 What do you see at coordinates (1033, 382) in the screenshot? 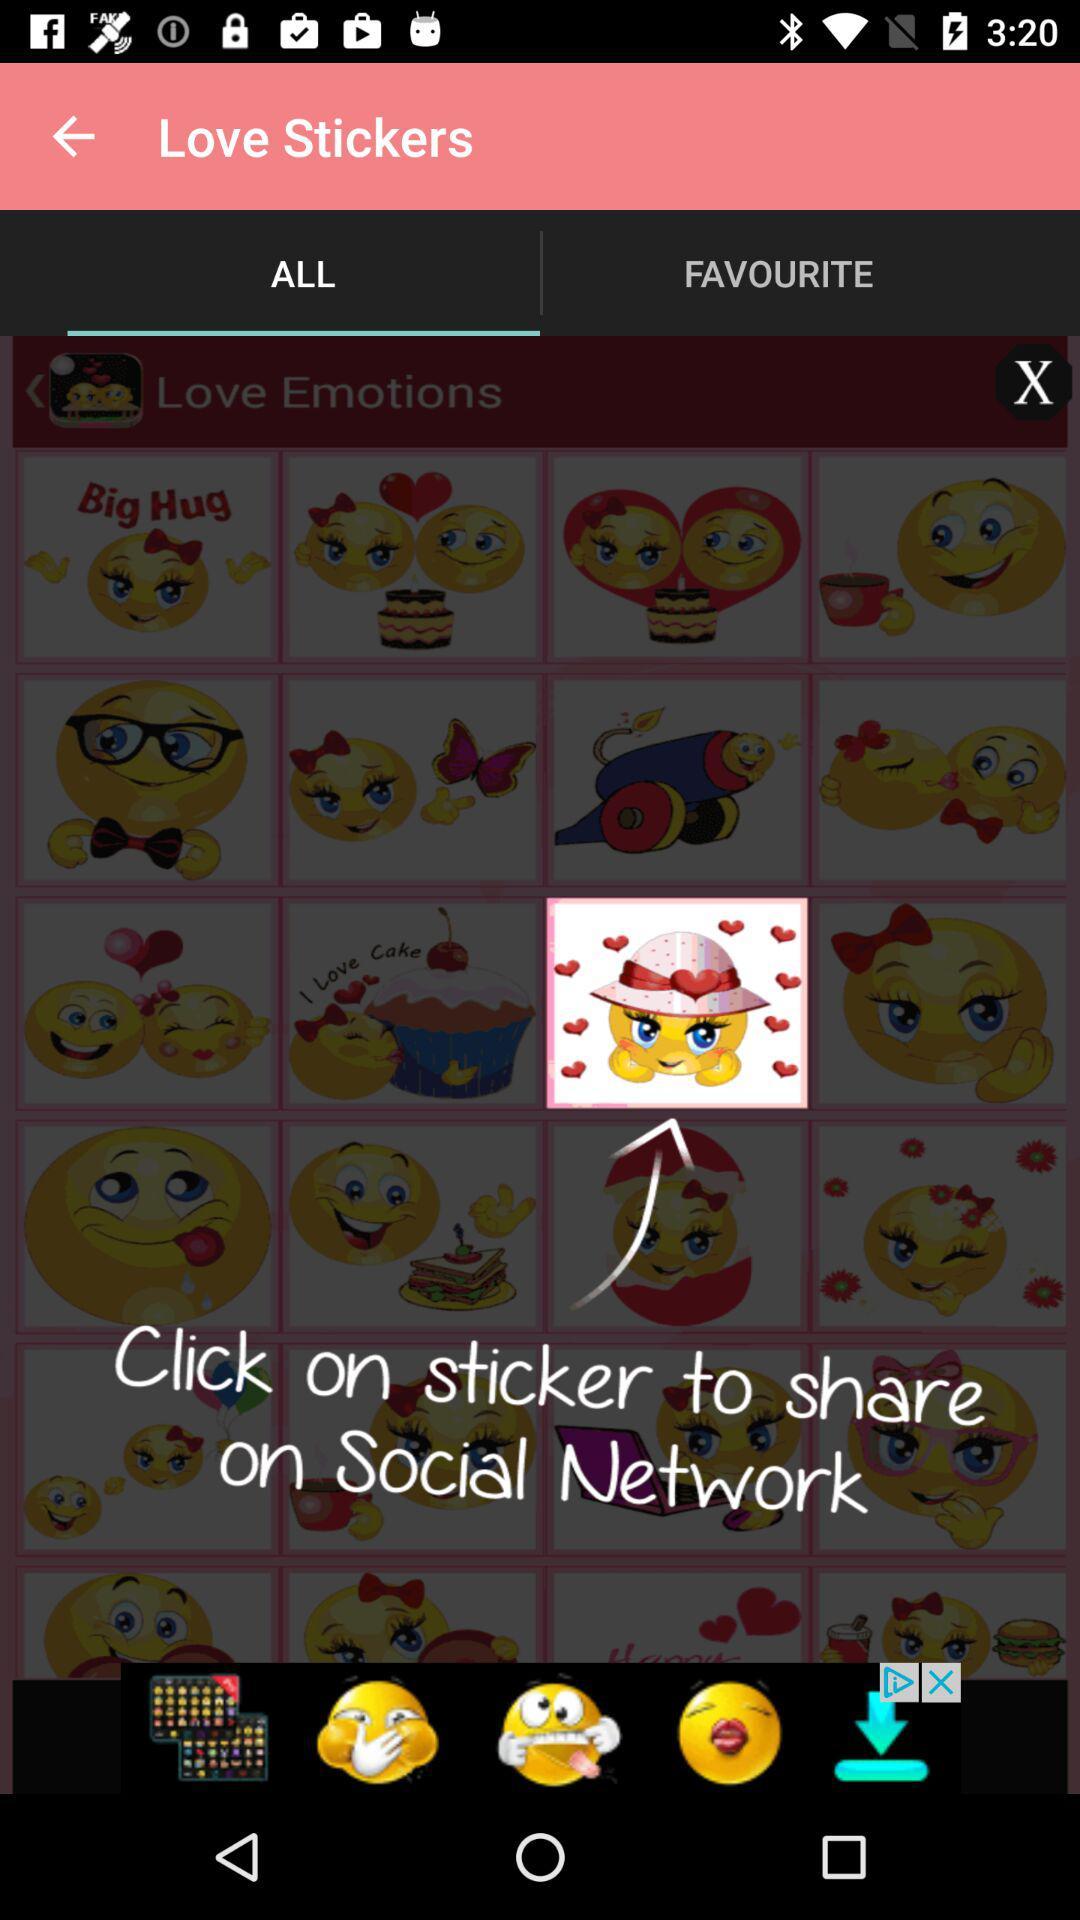
I see `the close icon` at bounding box center [1033, 382].